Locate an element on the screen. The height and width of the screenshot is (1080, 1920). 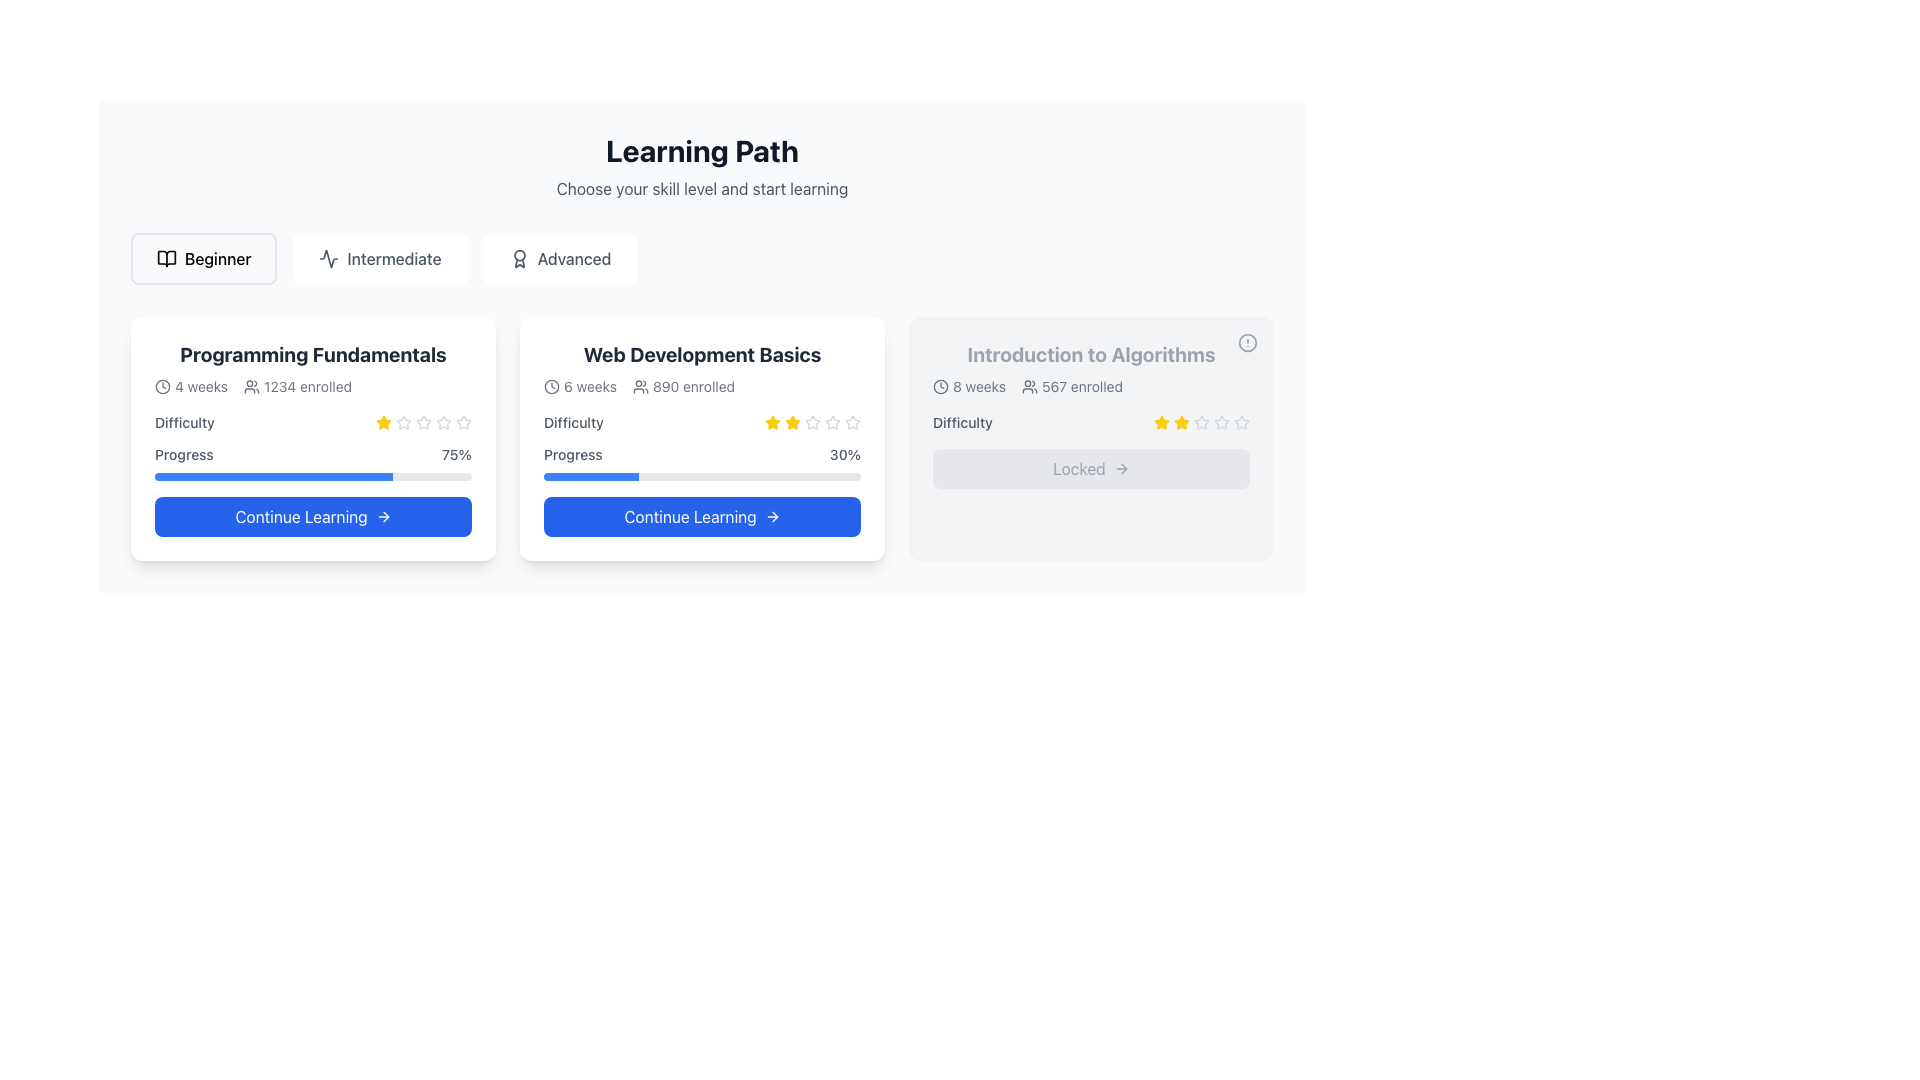
the circular element in the top-right corner of the 'Introduction to Algorithms' card, which is part of an alert icon indicating additional information or a warning is located at coordinates (1247, 342).